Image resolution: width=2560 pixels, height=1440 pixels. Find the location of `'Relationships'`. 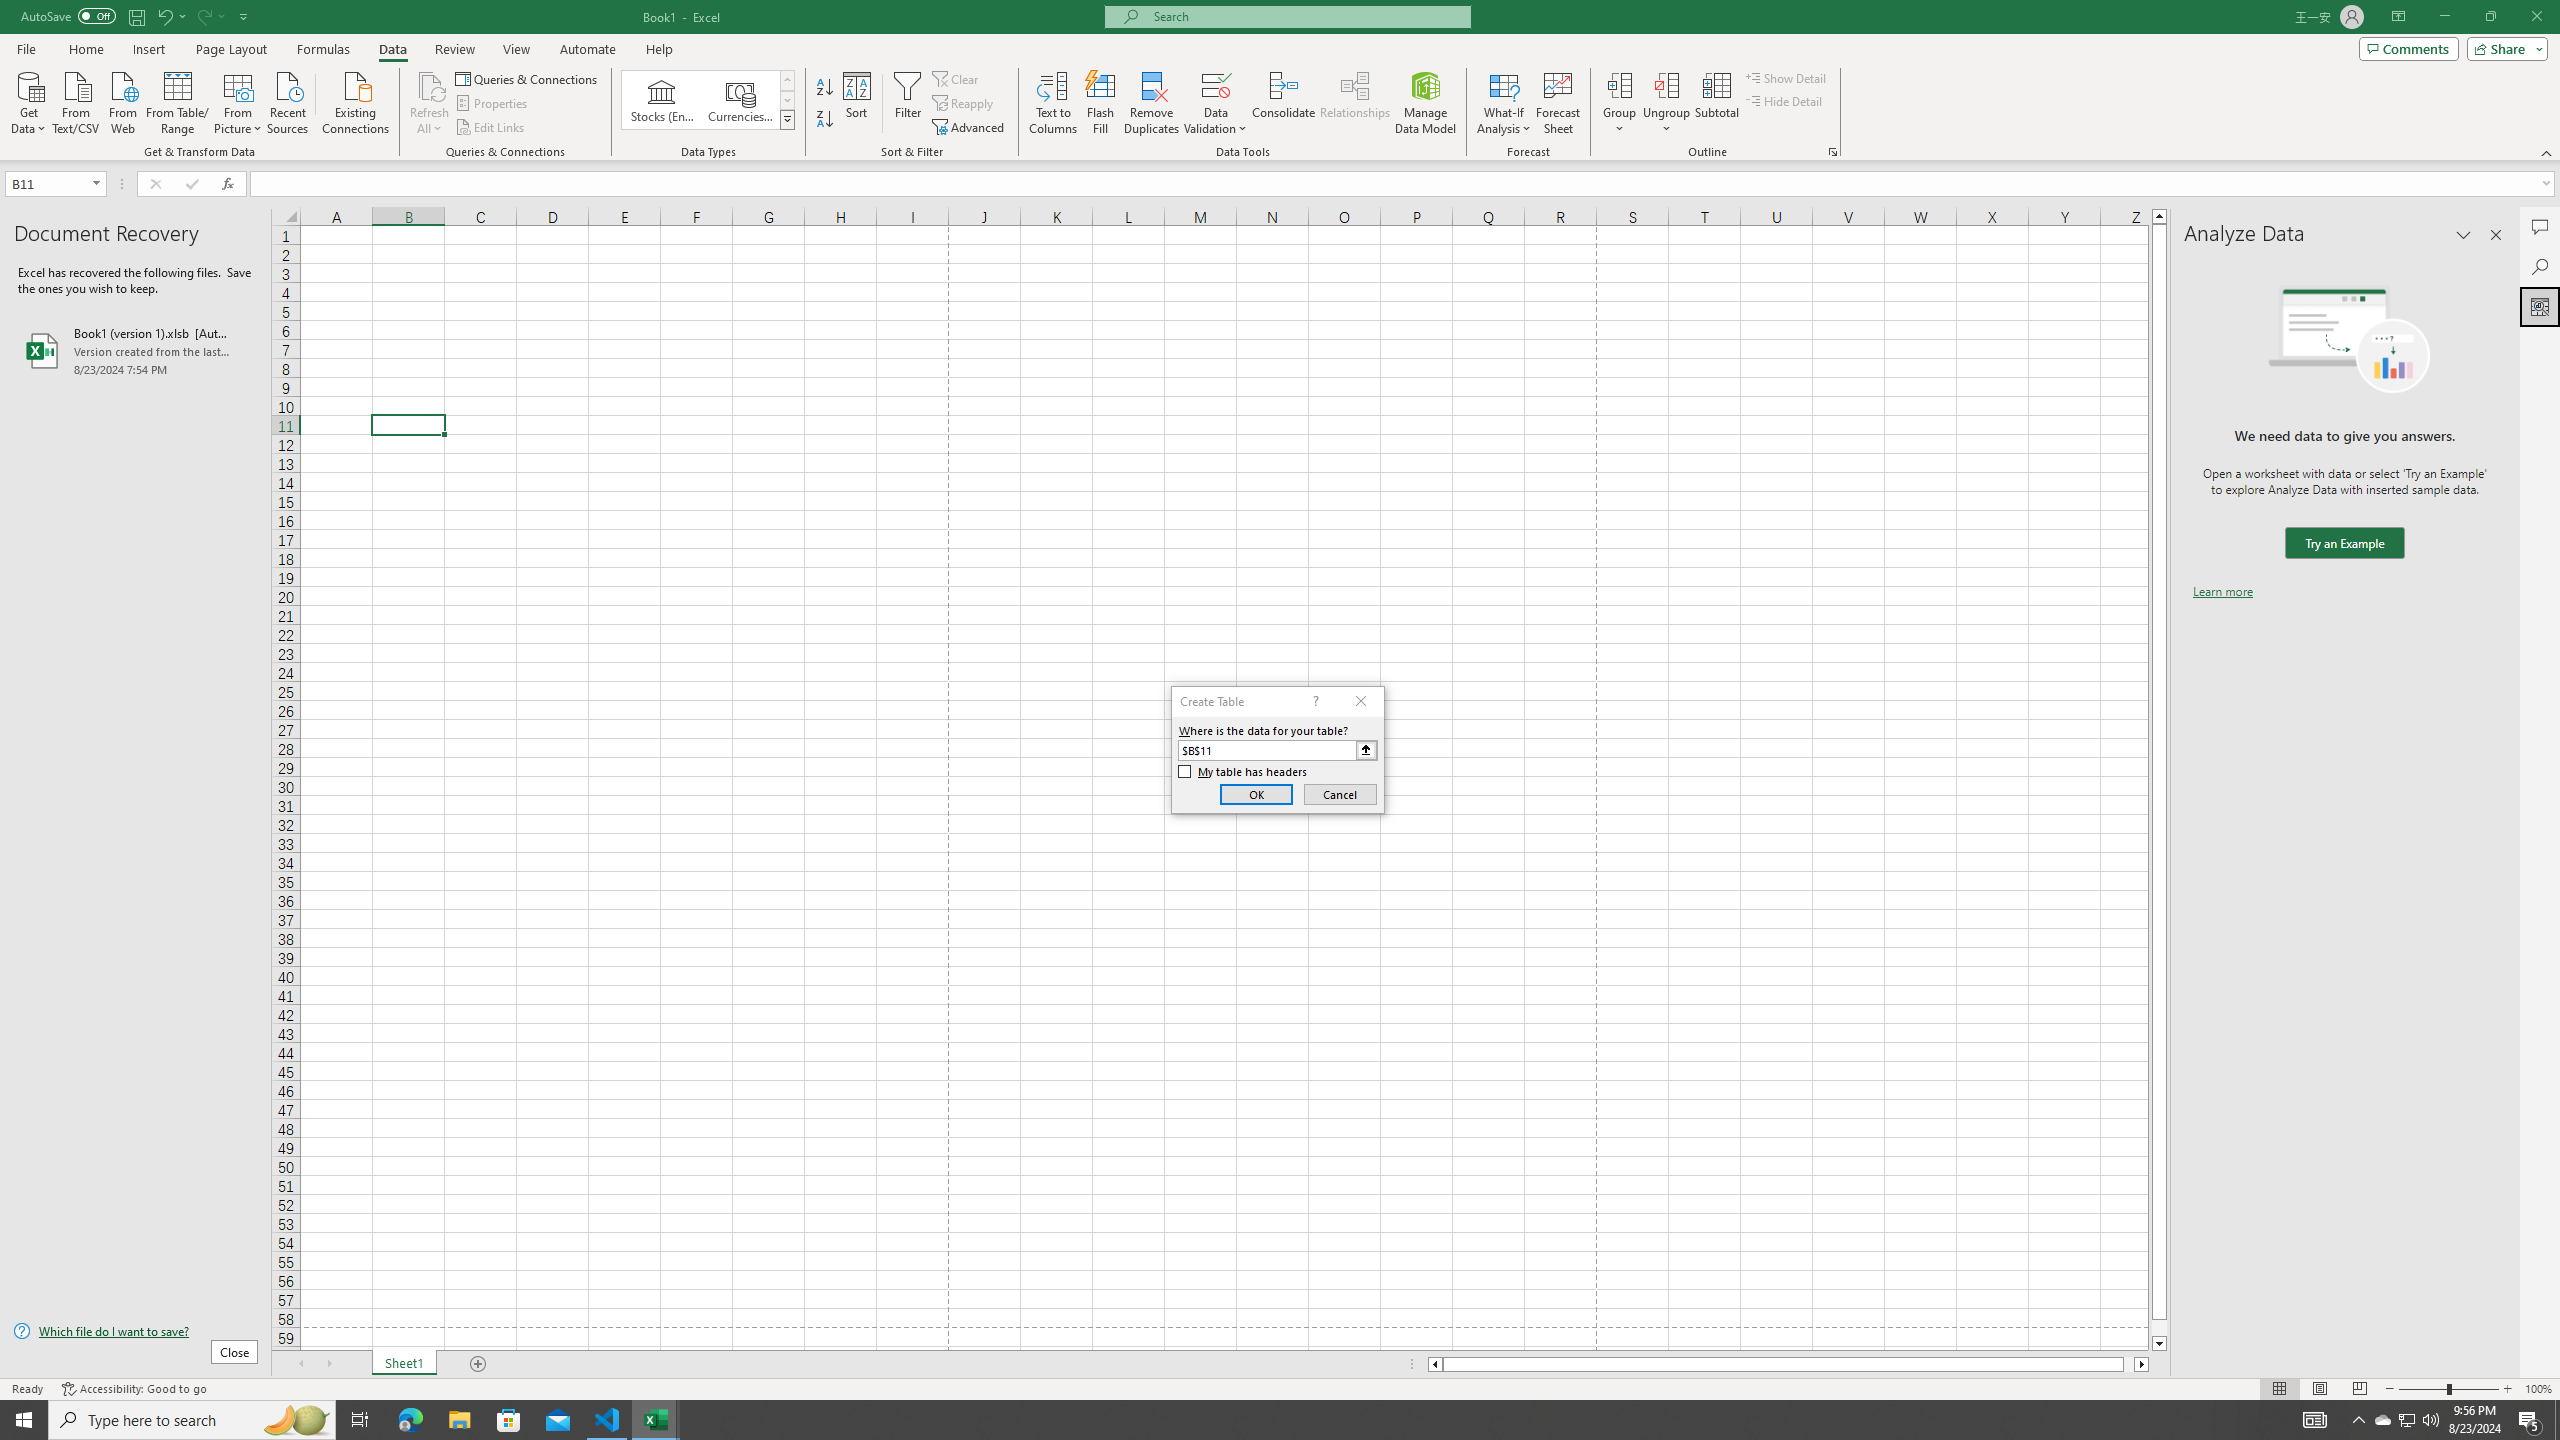

'Relationships' is located at coordinates (1354, 103).